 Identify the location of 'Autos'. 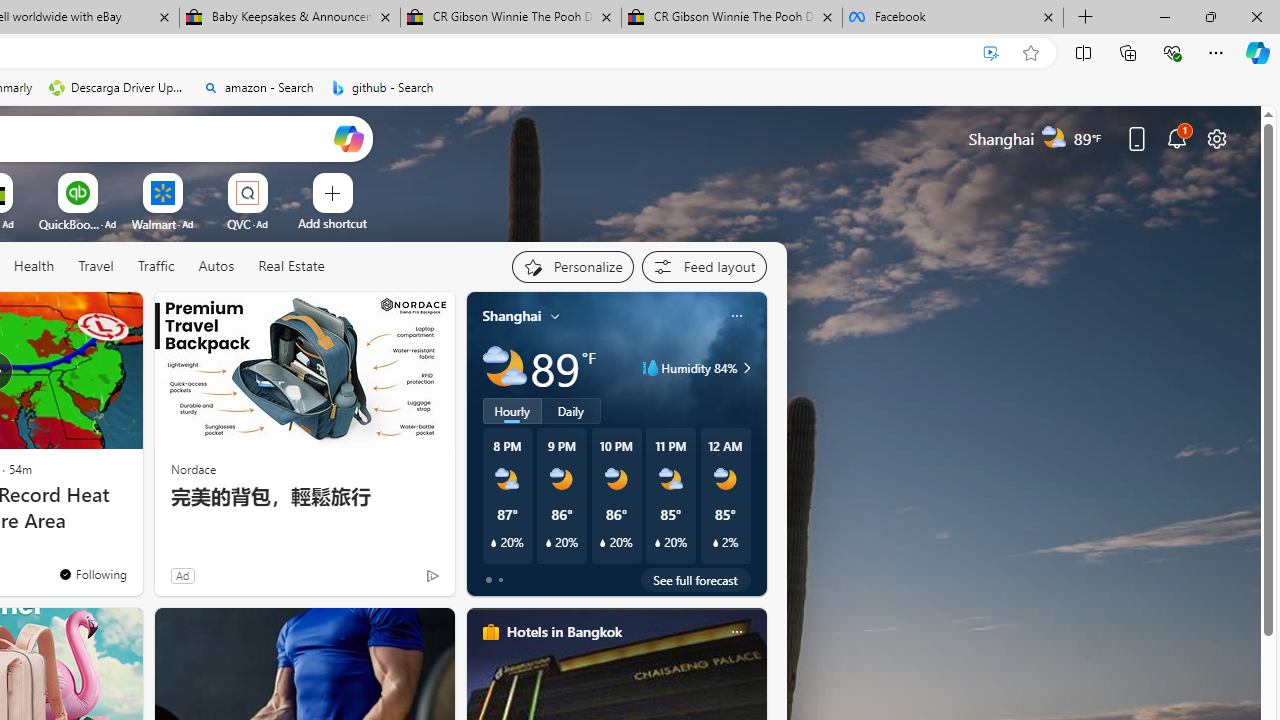
(216, 266).